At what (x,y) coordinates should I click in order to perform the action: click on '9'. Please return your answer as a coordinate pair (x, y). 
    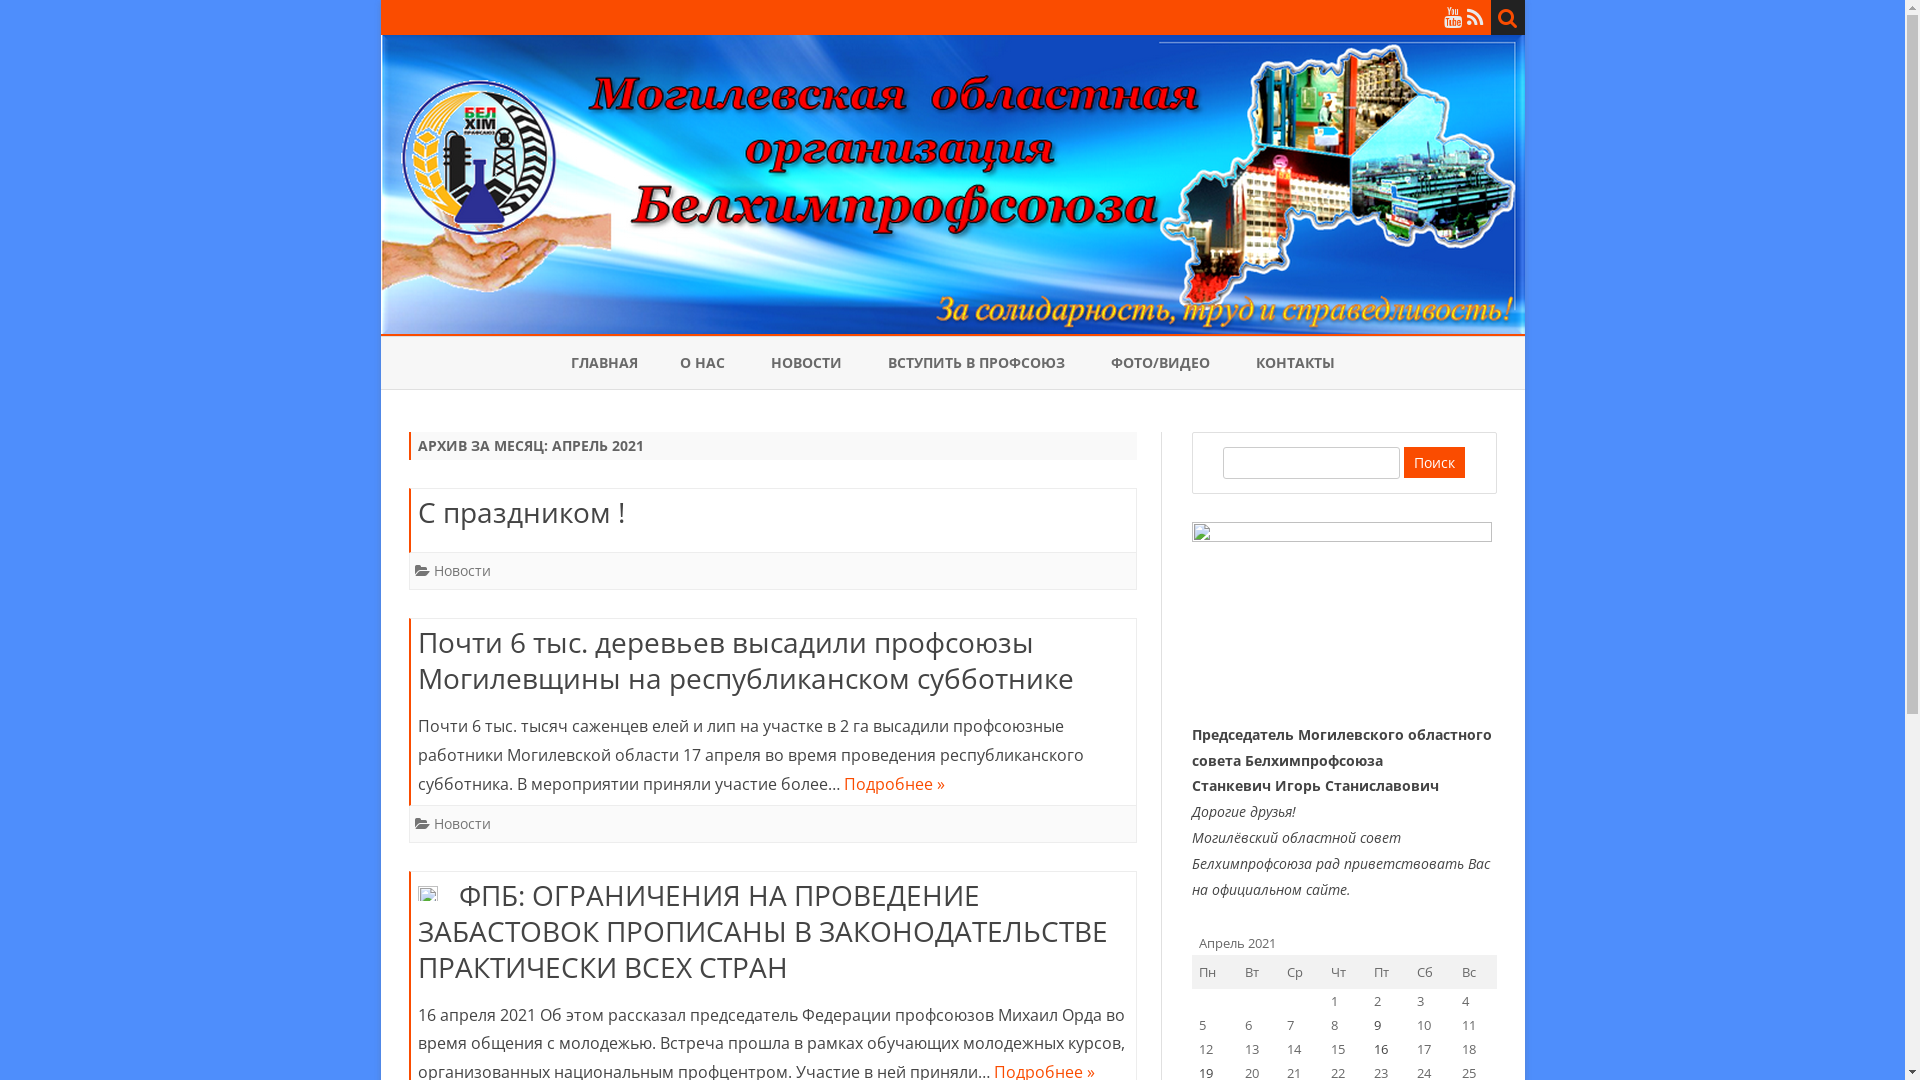
    Looking at the image, I should click on (1376, 1025).